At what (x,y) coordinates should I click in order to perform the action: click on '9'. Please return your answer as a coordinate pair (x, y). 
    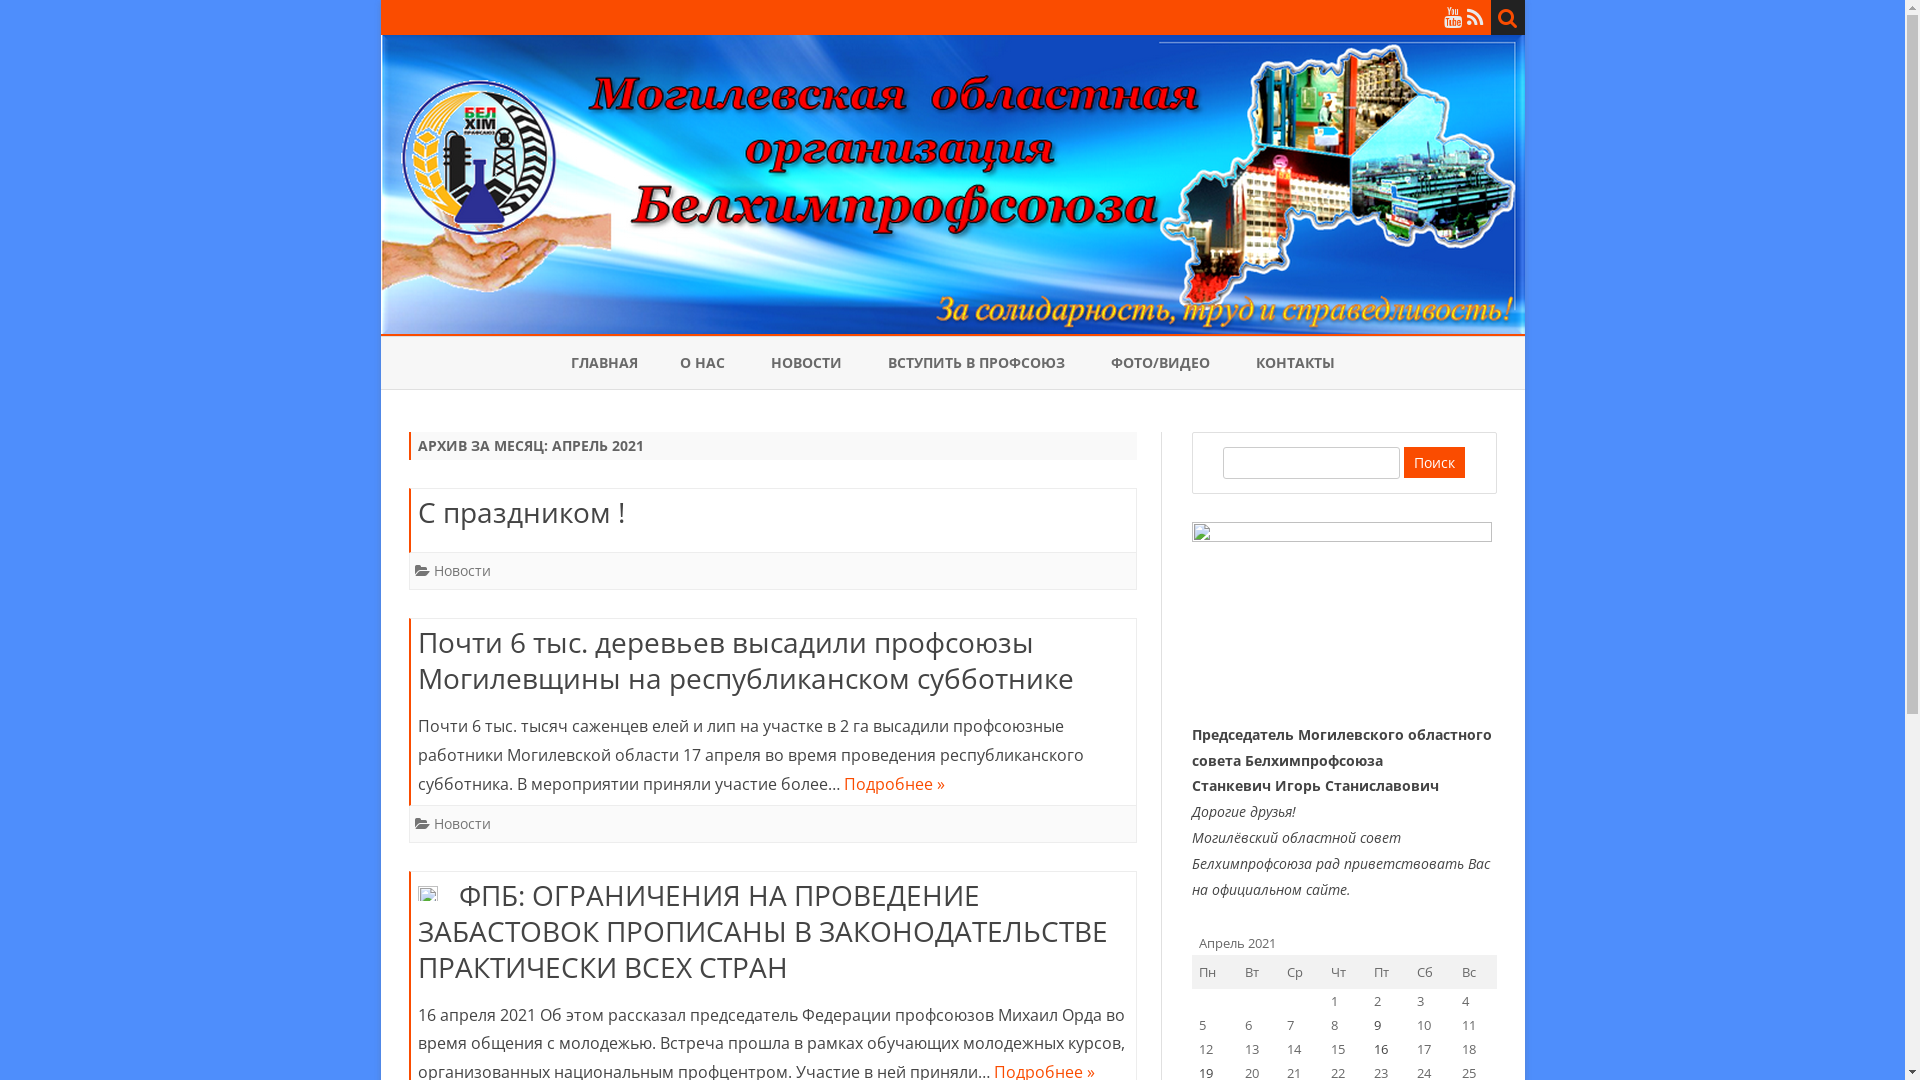
    Looking at the image, I should click on (1376, 1025).